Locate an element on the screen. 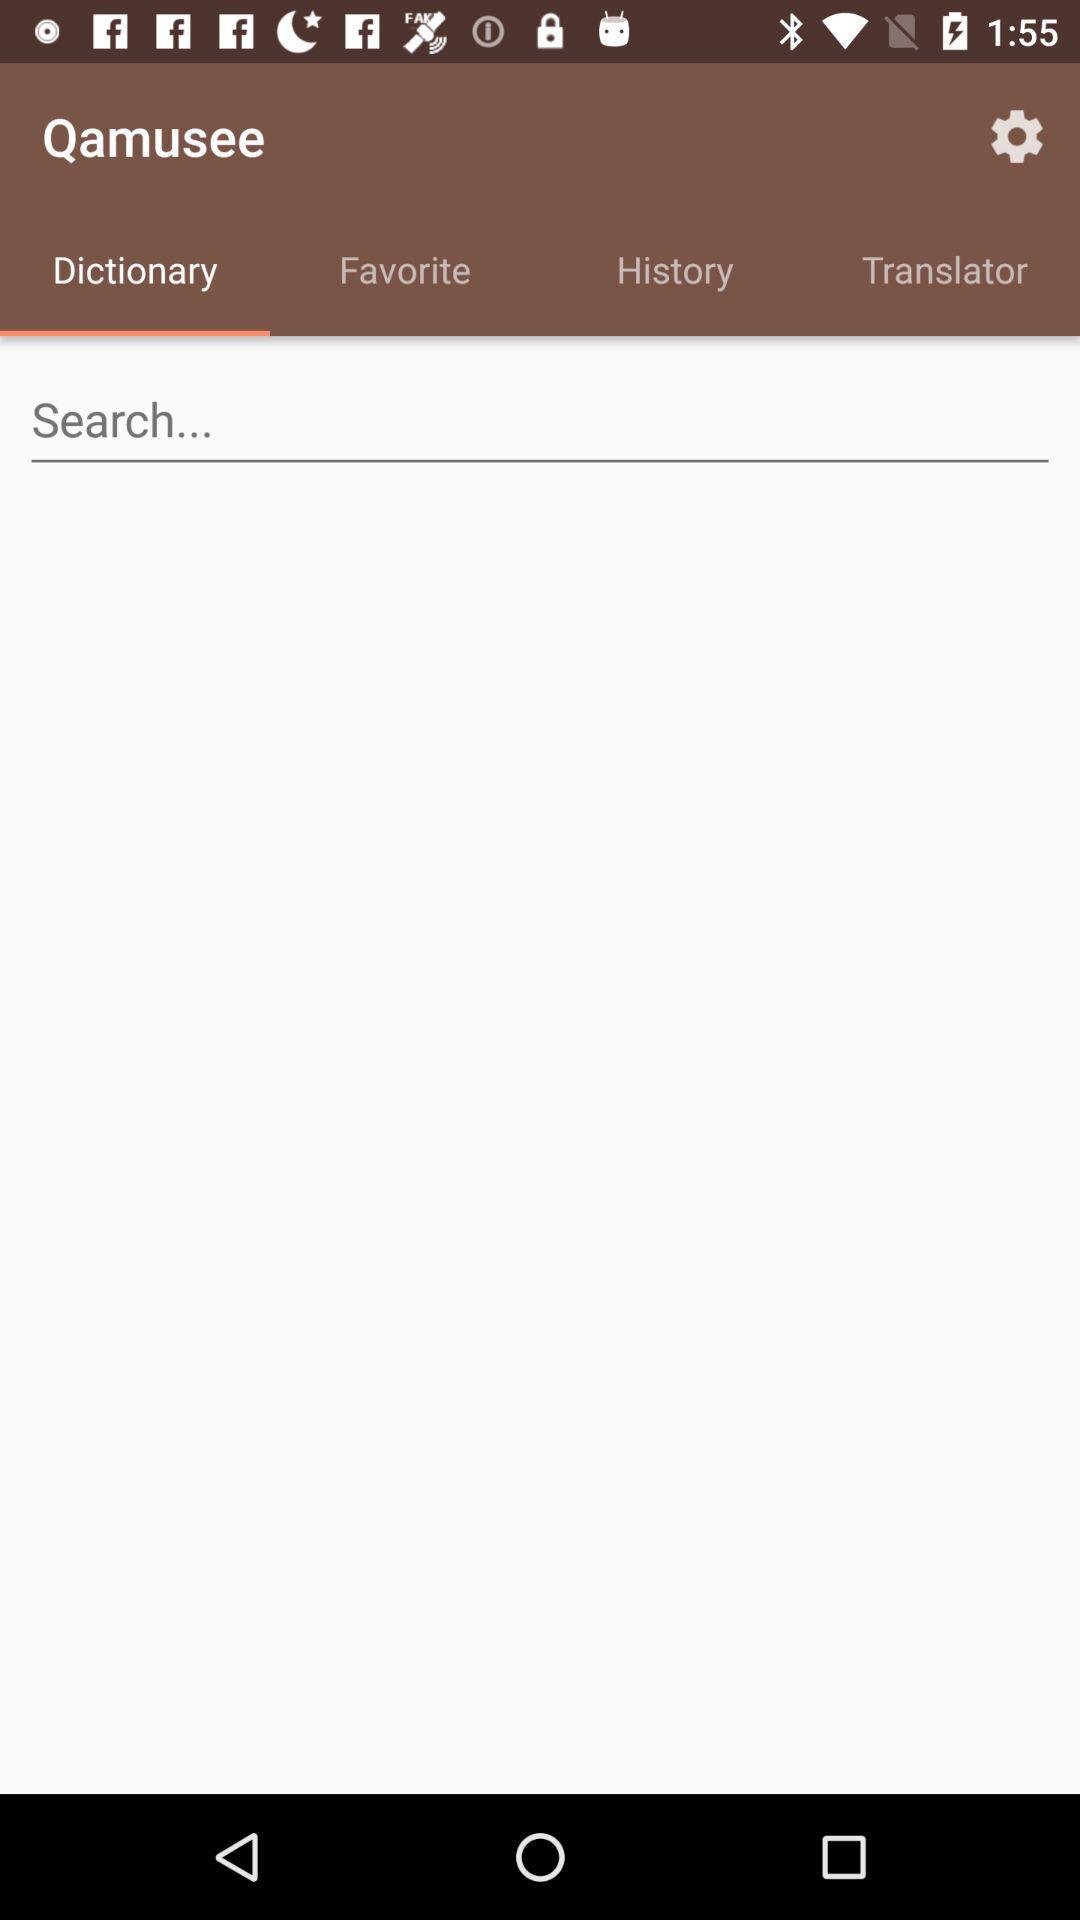  seach bar is located at coordinates (540, 419).